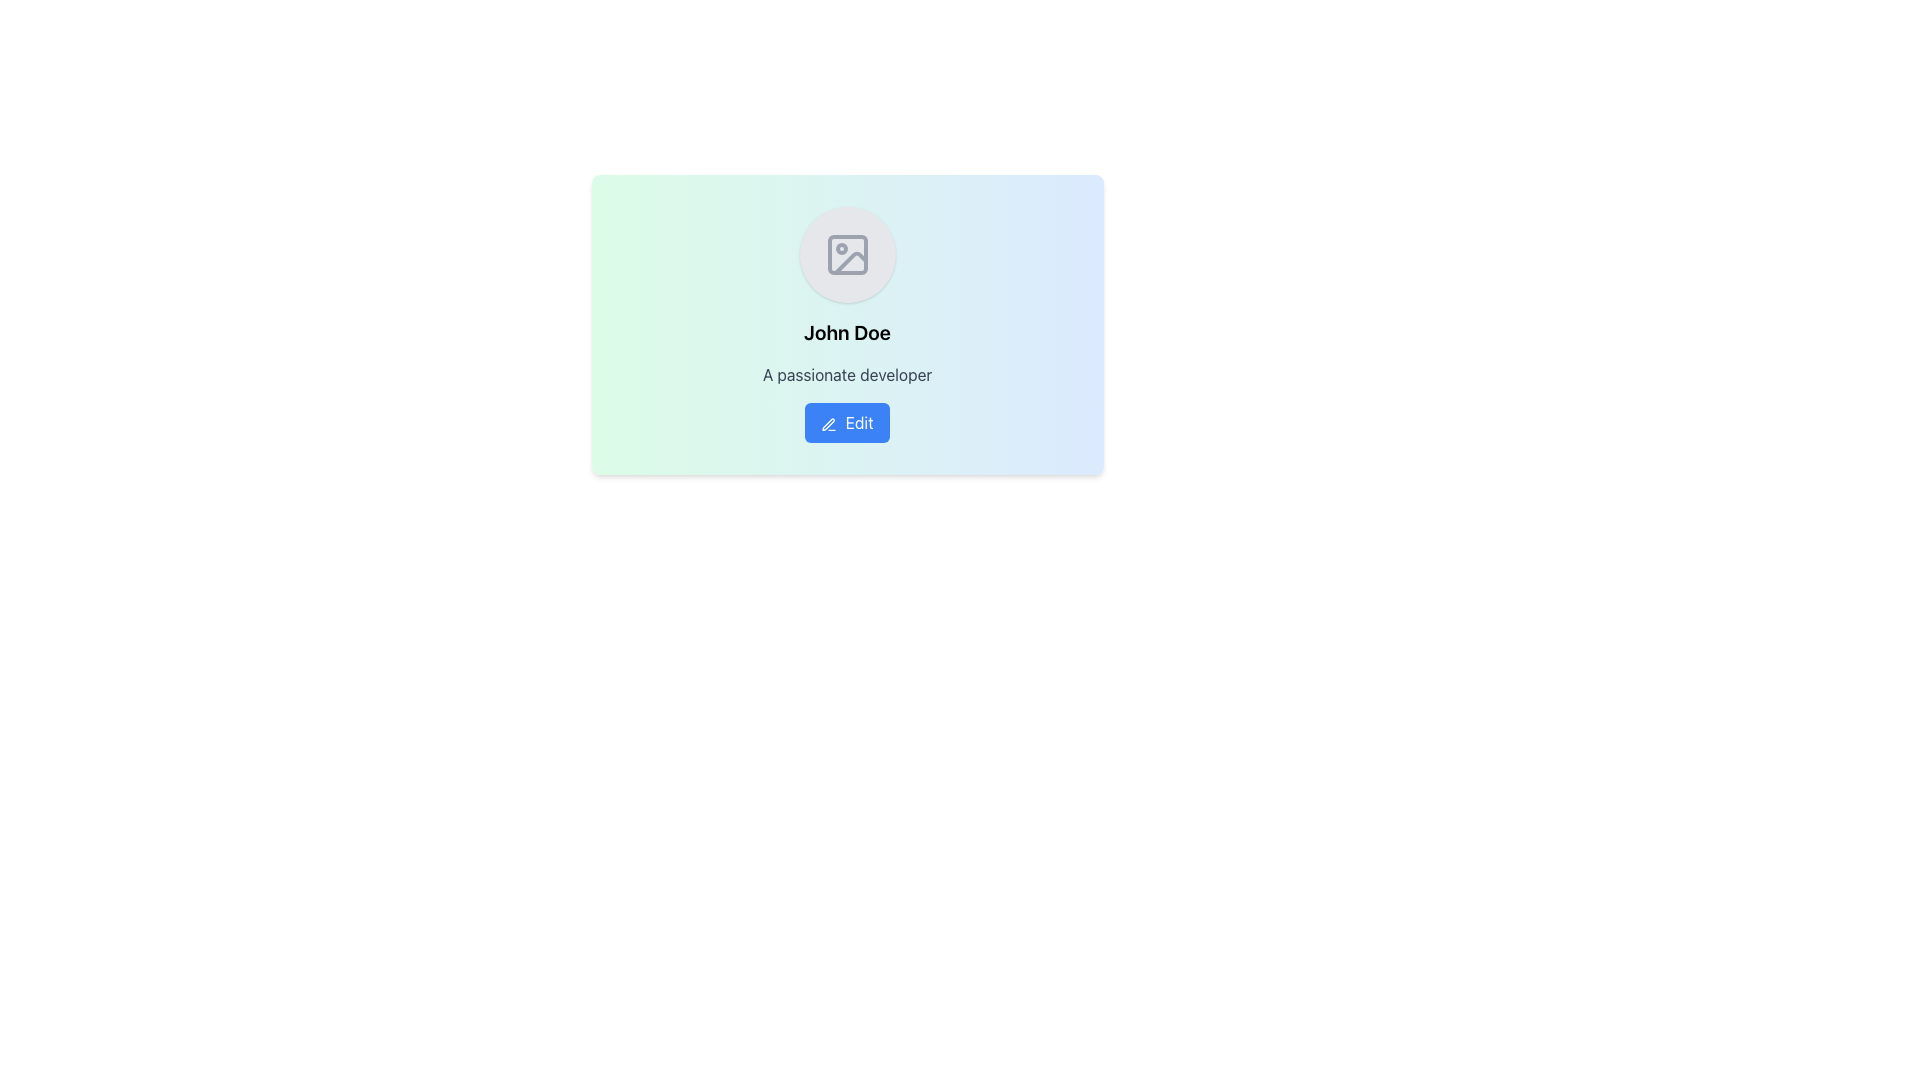 This screenshot has width=1920, height=1080. What do you see at coordinates (847, 253) in the screenshot?
I see `the stylized icon representing a placeholder image, which is located at the top center of the user information card, above the user name 'John Doe' and the subtitle 'A passionate developer'` at bounding box center [847, 253].